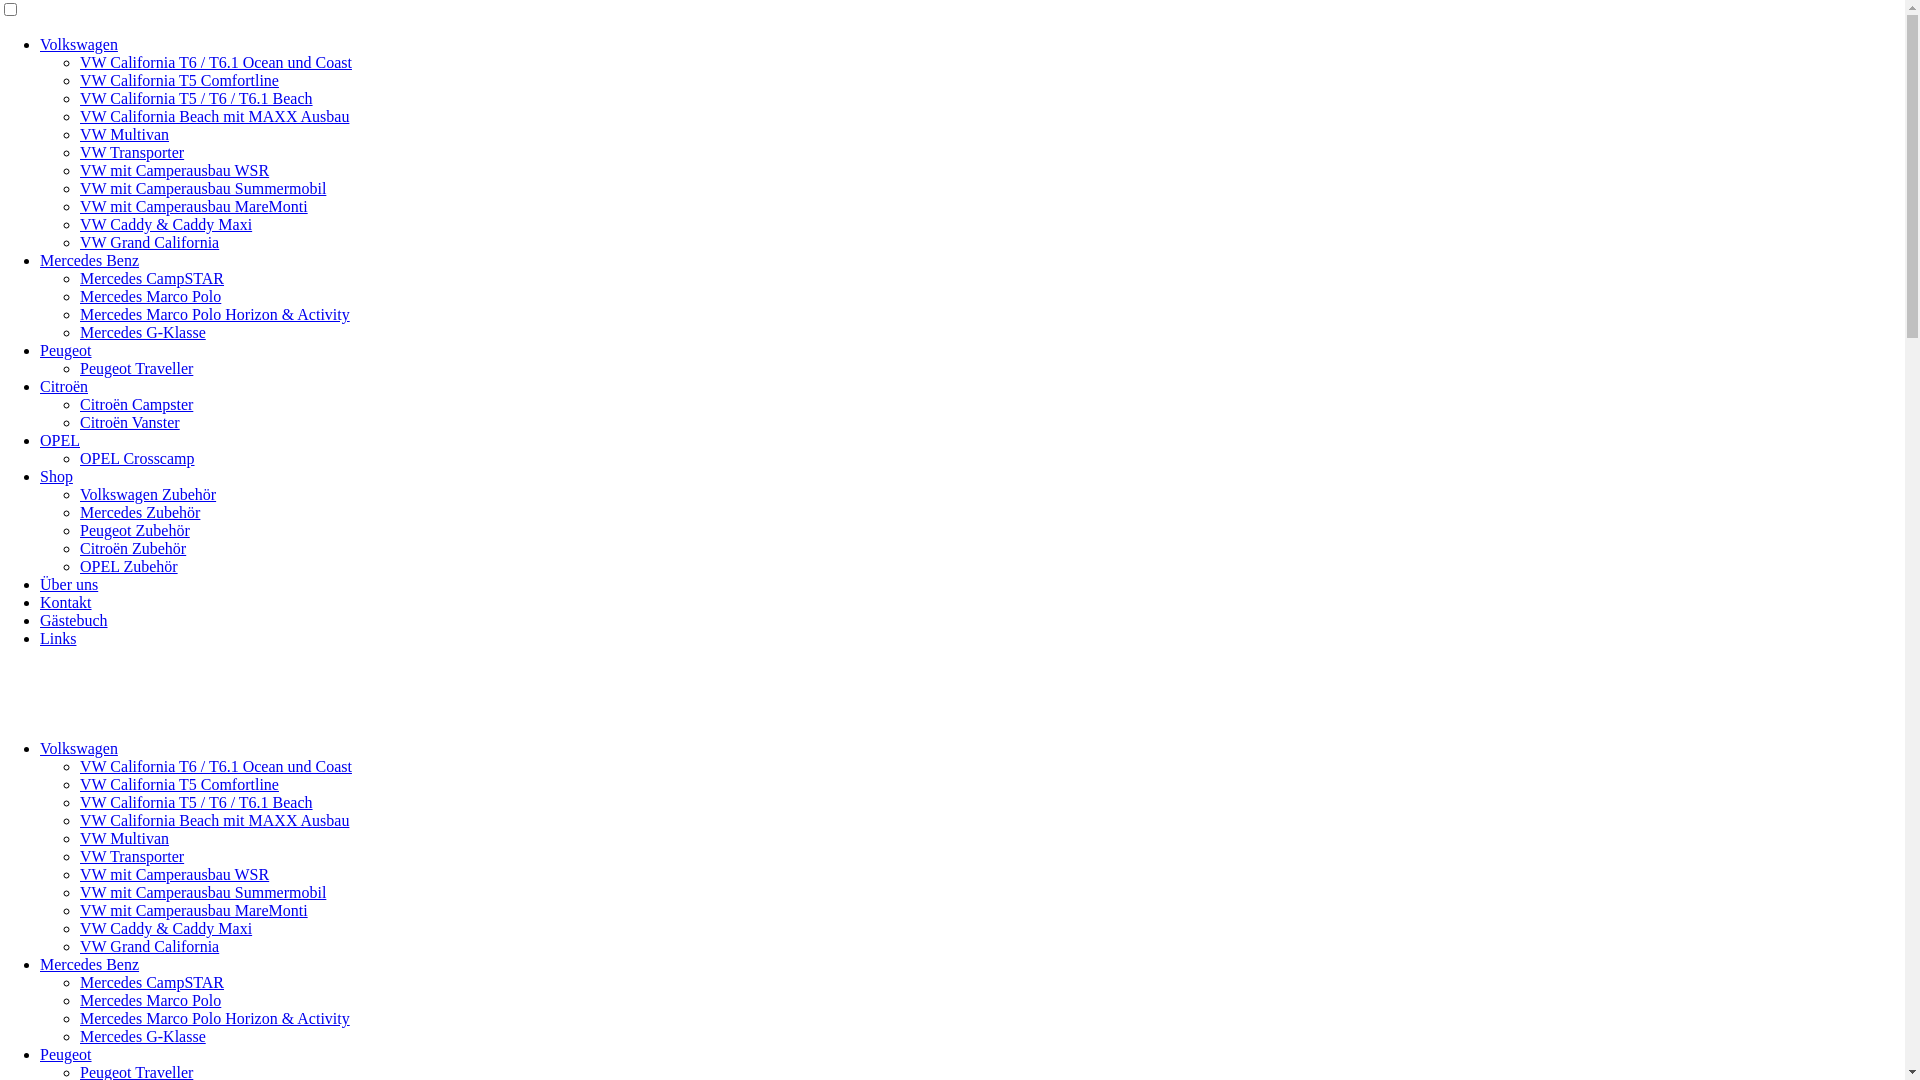 The height and width of the screenshot is (1080, 1920). I want to click on 'Mercedes G-Klasse', so click(80, 1035).